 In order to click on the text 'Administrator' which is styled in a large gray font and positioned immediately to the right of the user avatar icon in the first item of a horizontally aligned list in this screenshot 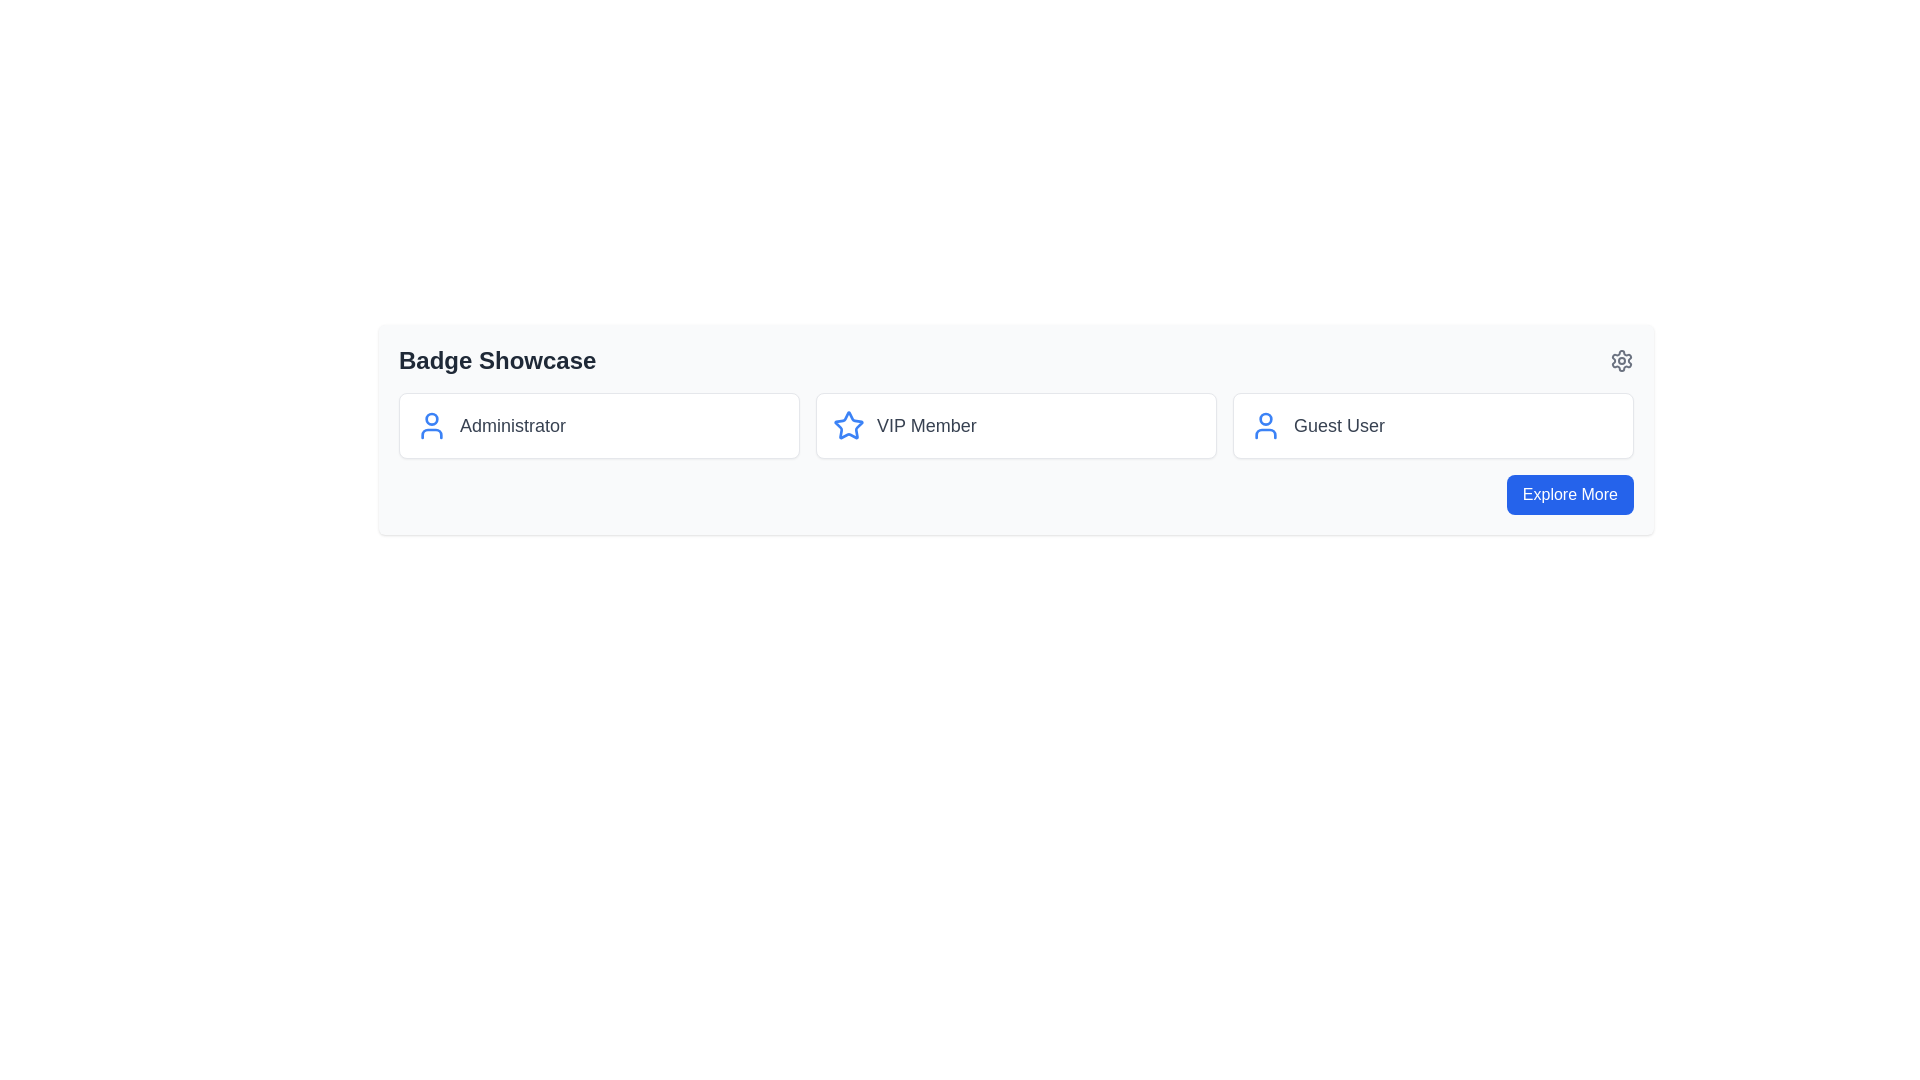, I will do `click(513, 424)`.